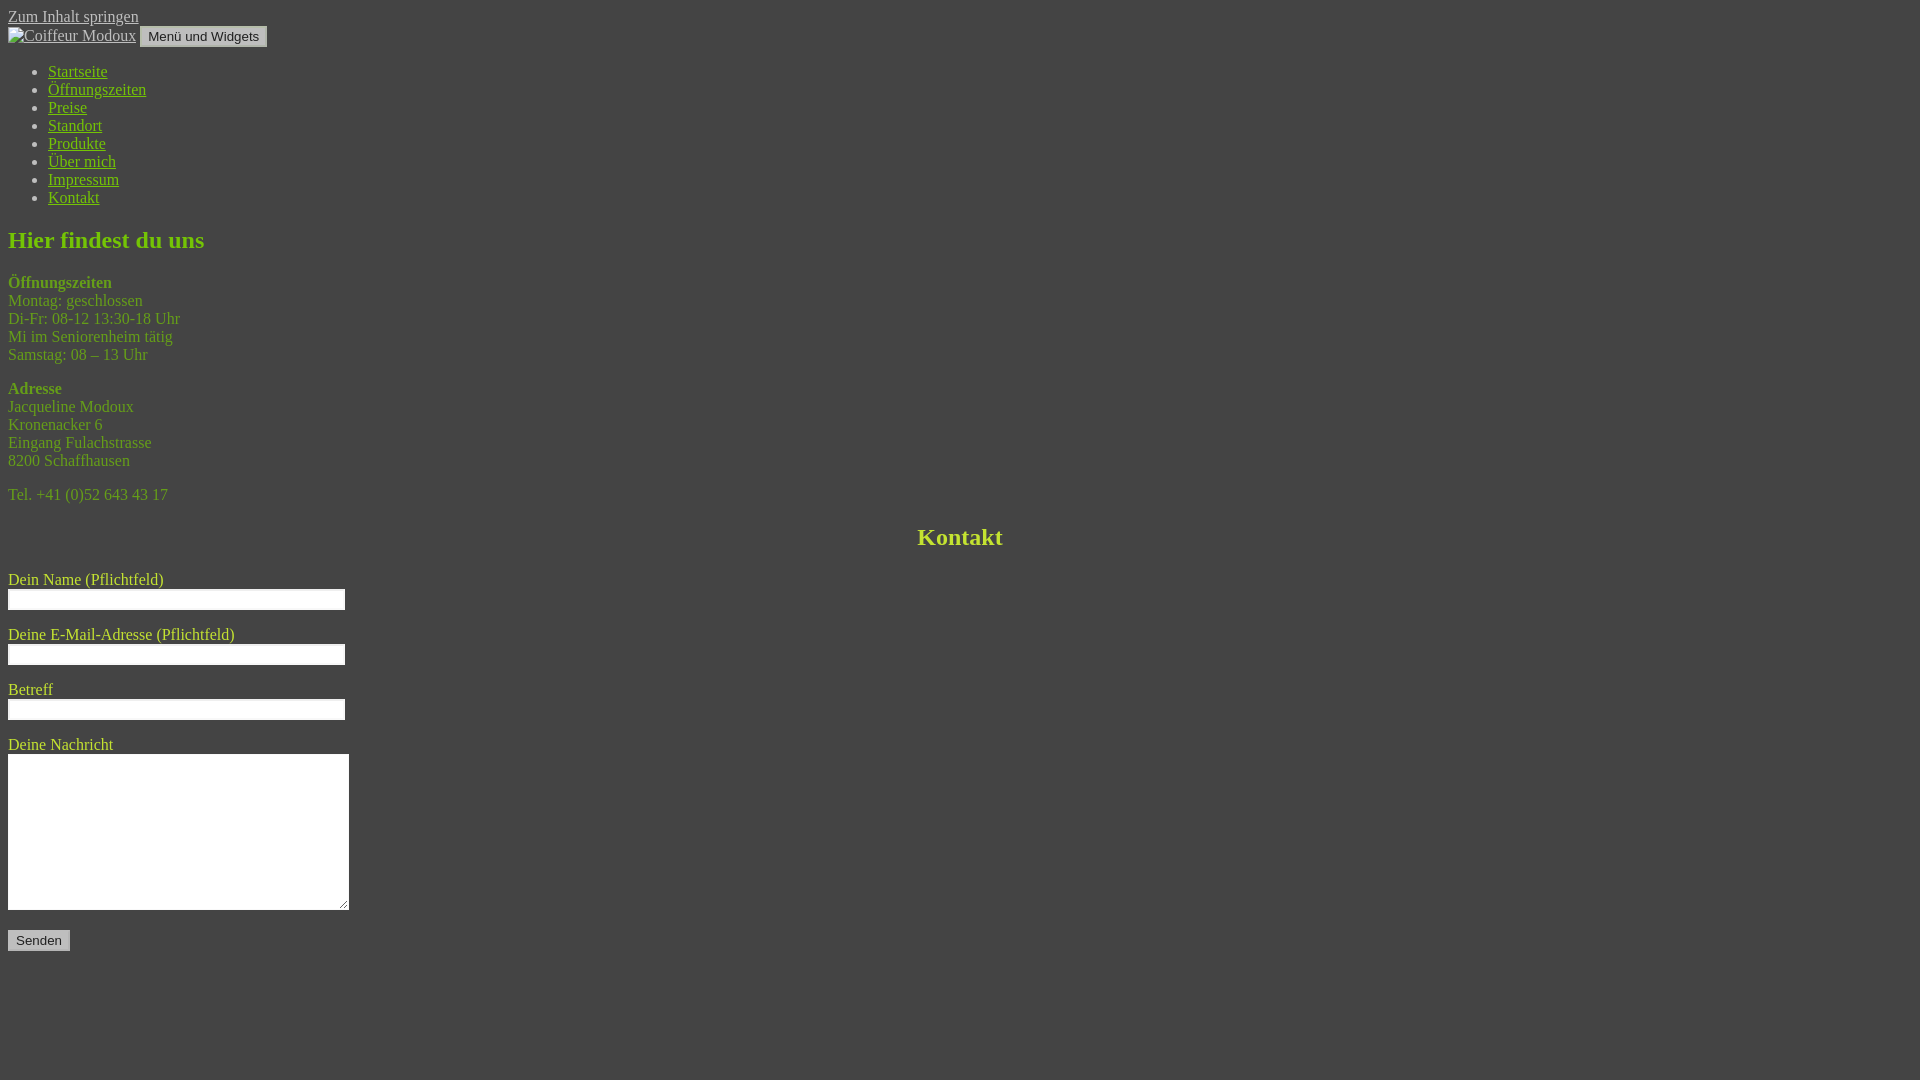 The width and height of the screenshot is (1920, 1080). Describe the element at coordinates (67, 107) in the screenshot. I see `'Preise'` at that location.